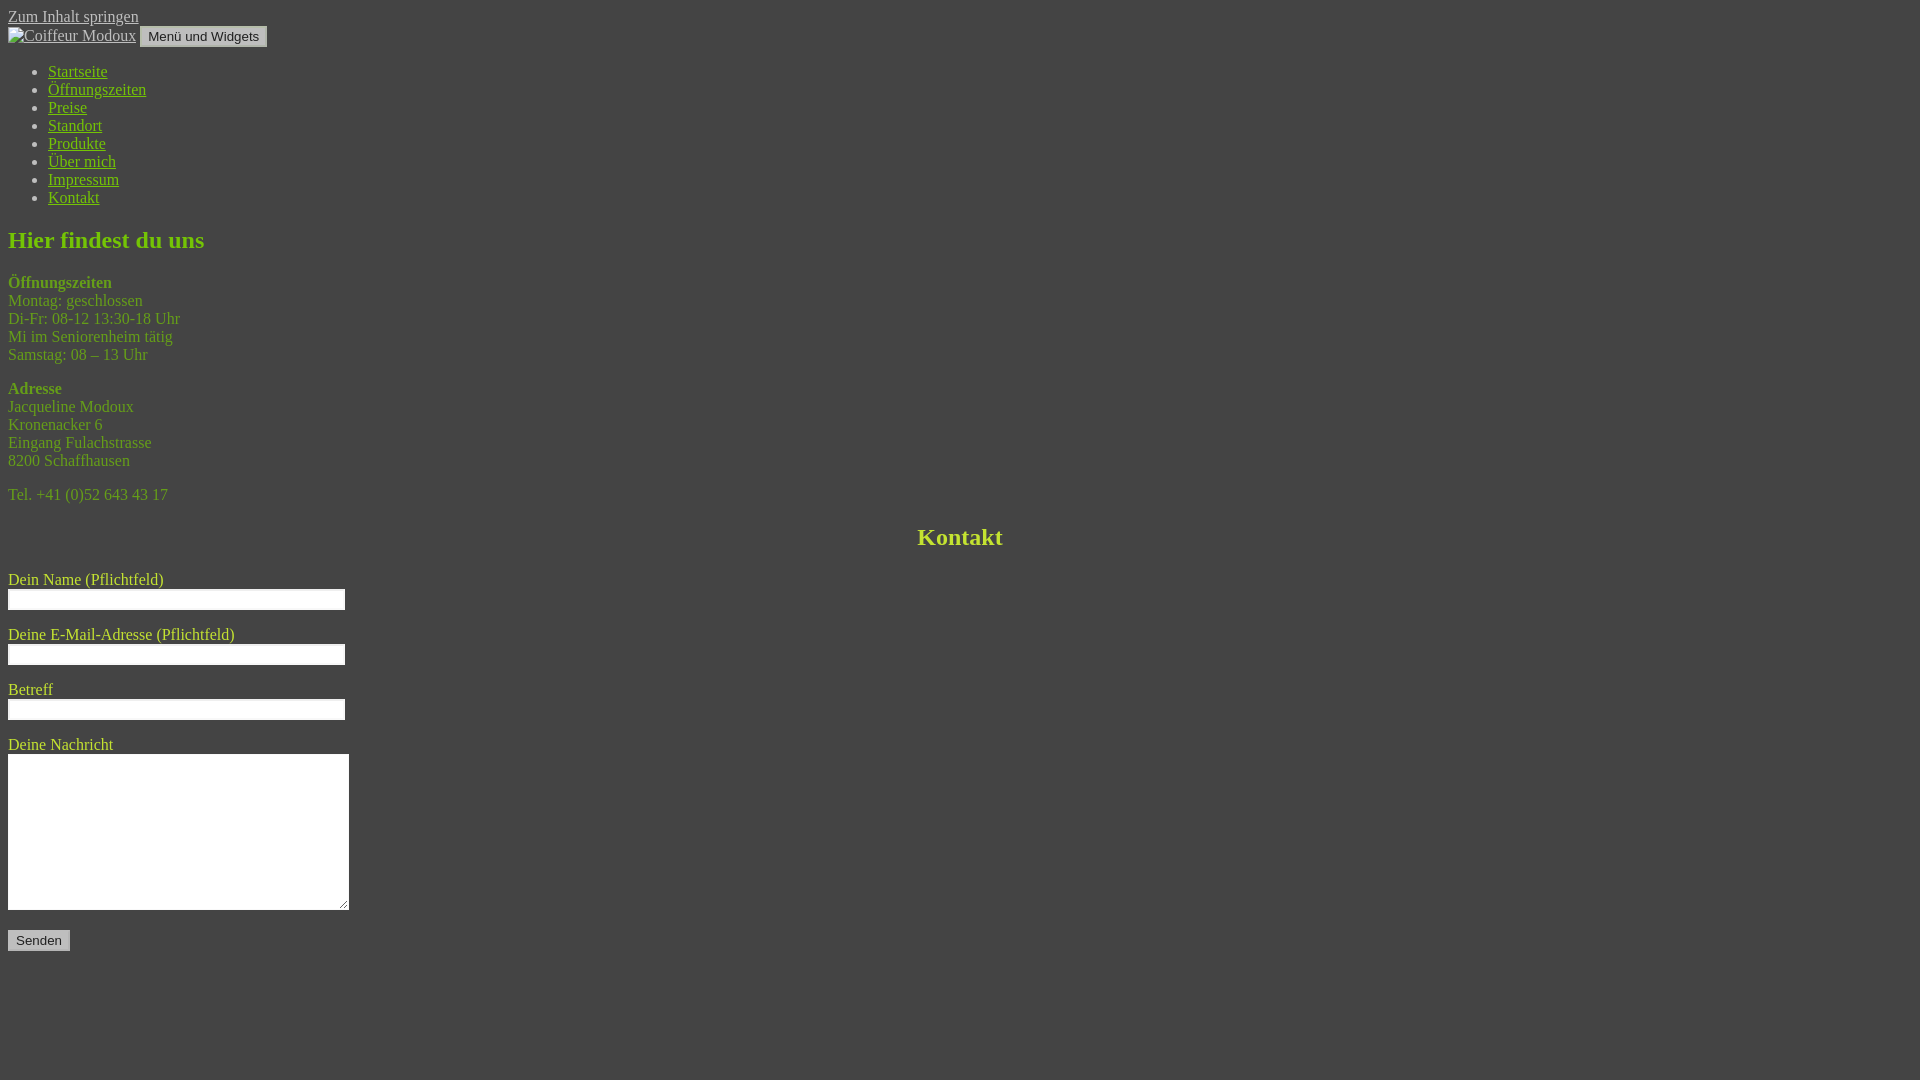 The width and height of the screenshot is (1920, 1080). Describe the element at coordinates (67, 107) in the screenshot. I see `'Preise'` at that location.